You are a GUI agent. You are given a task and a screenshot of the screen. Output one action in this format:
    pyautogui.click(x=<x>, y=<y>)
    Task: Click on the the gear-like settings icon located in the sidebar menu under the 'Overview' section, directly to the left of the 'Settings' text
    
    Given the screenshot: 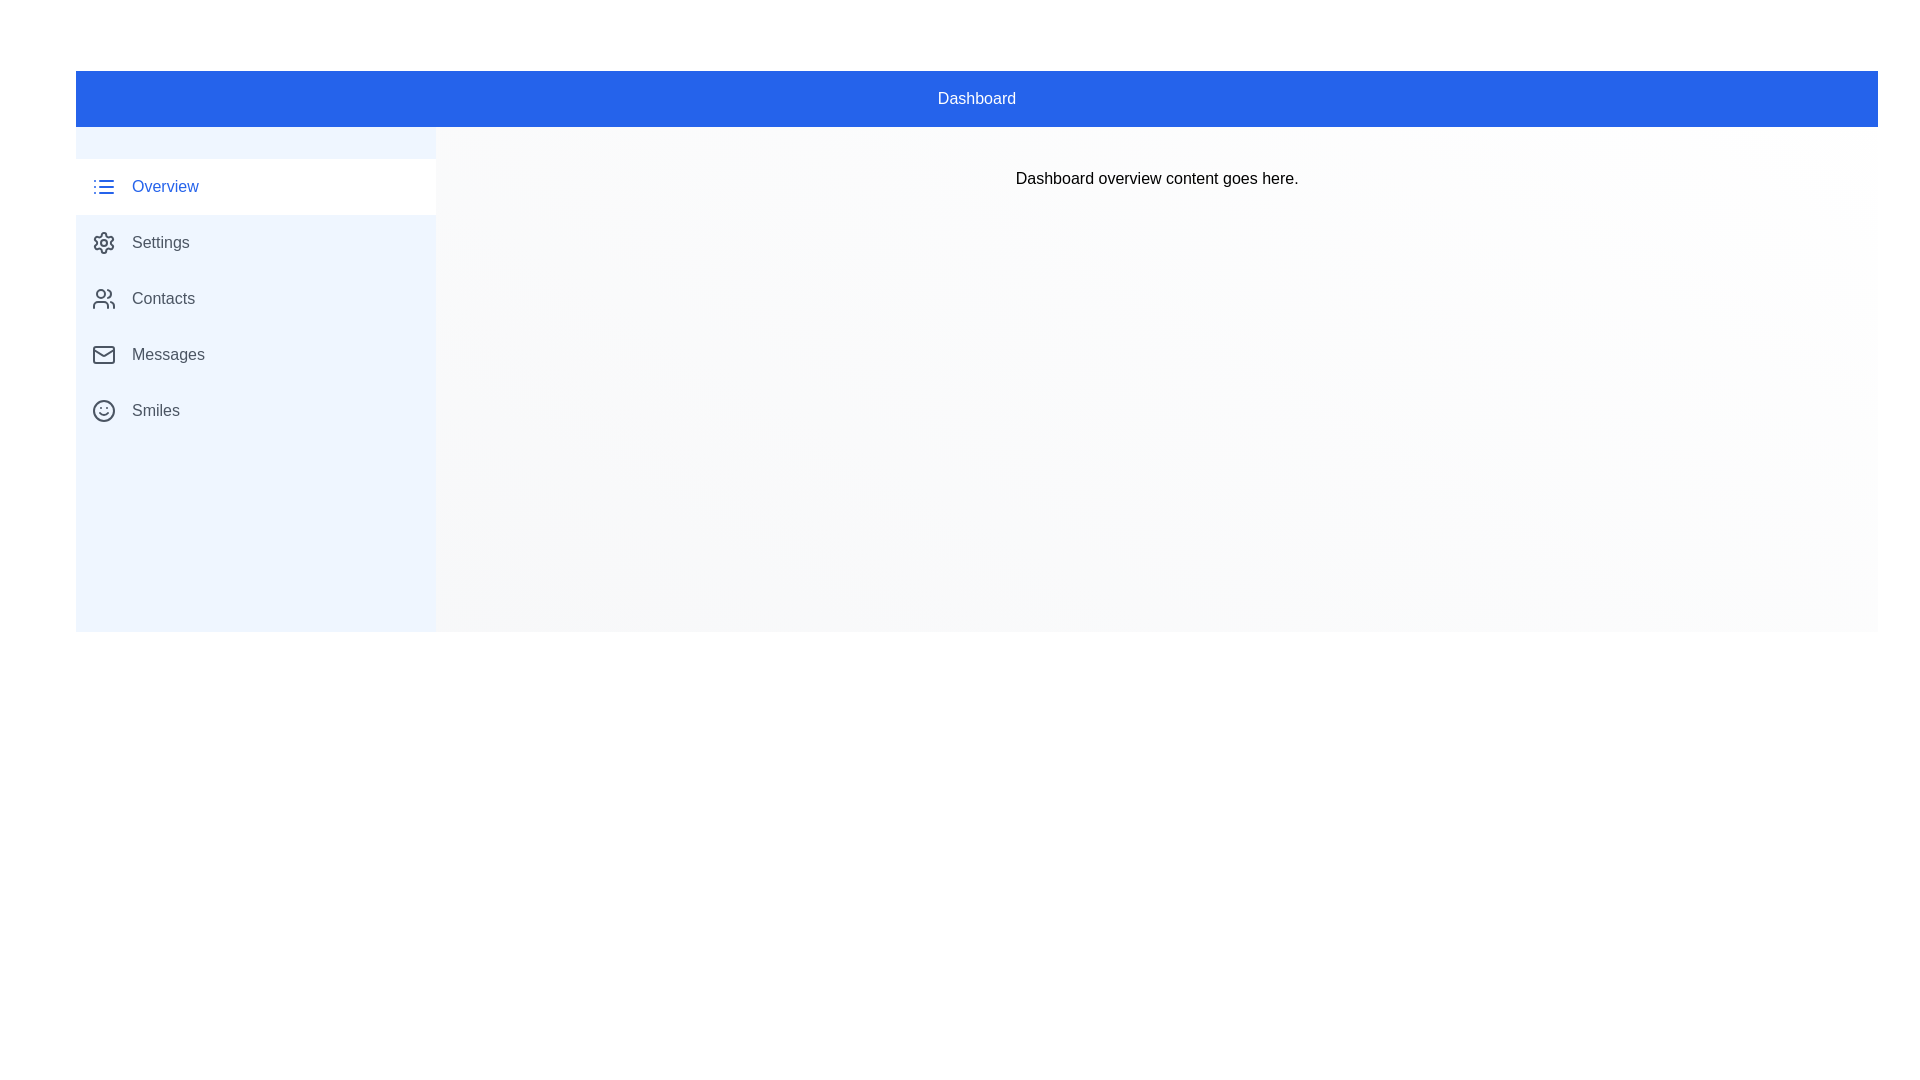 What is the action you would take?
    pyautogui.click(x=103, y=242)
    